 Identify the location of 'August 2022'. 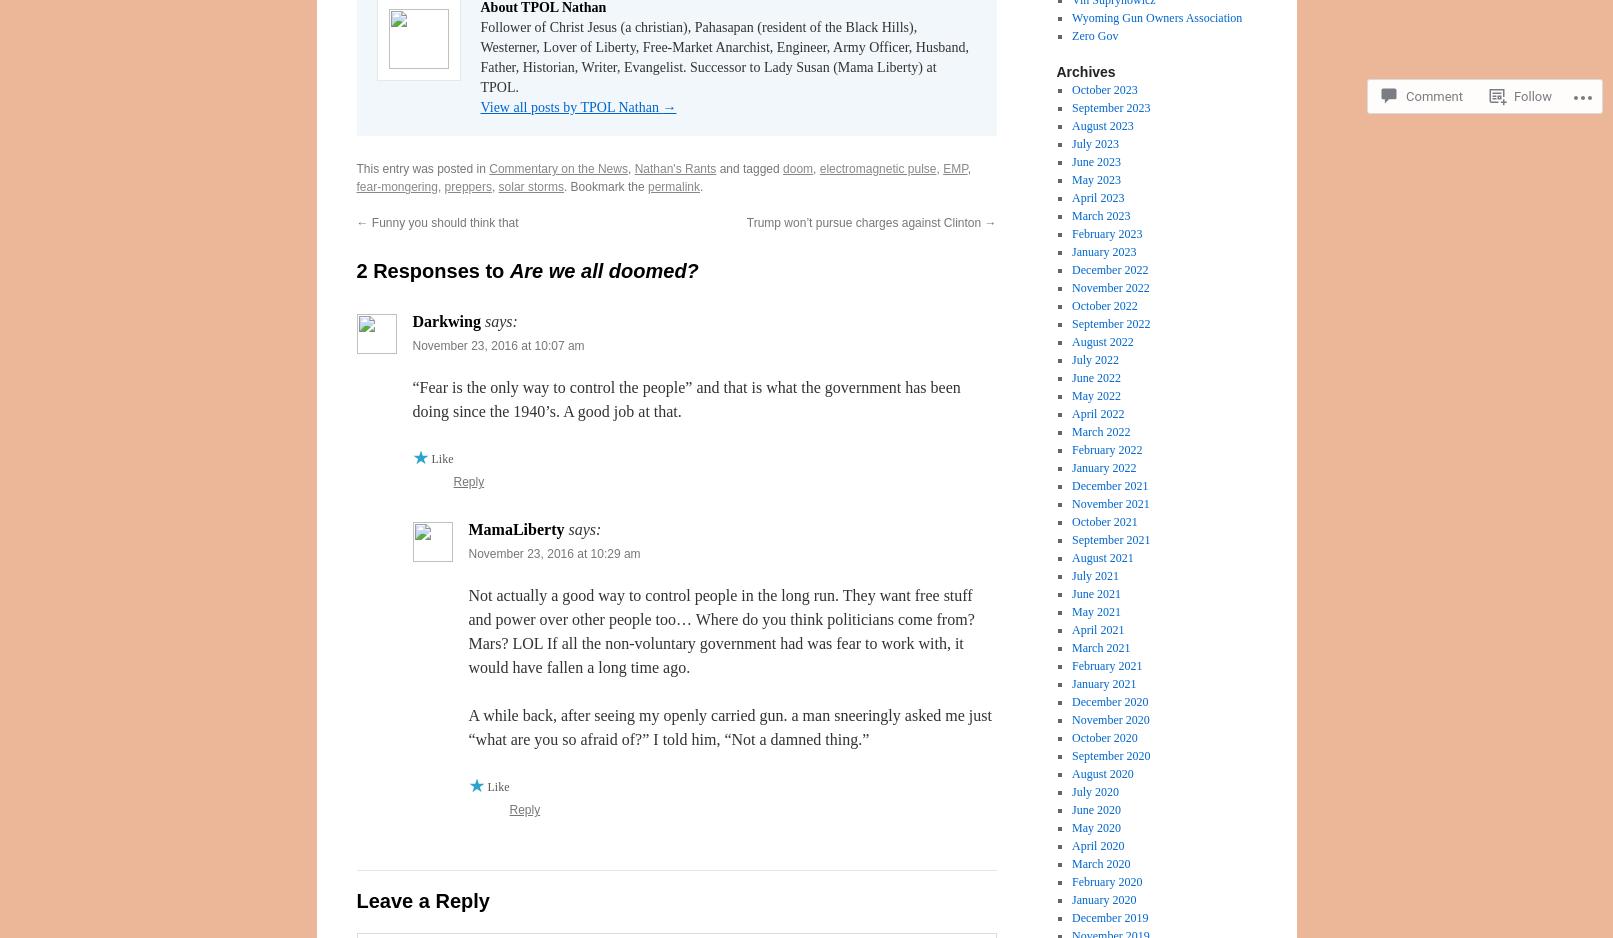
(1101, 341).